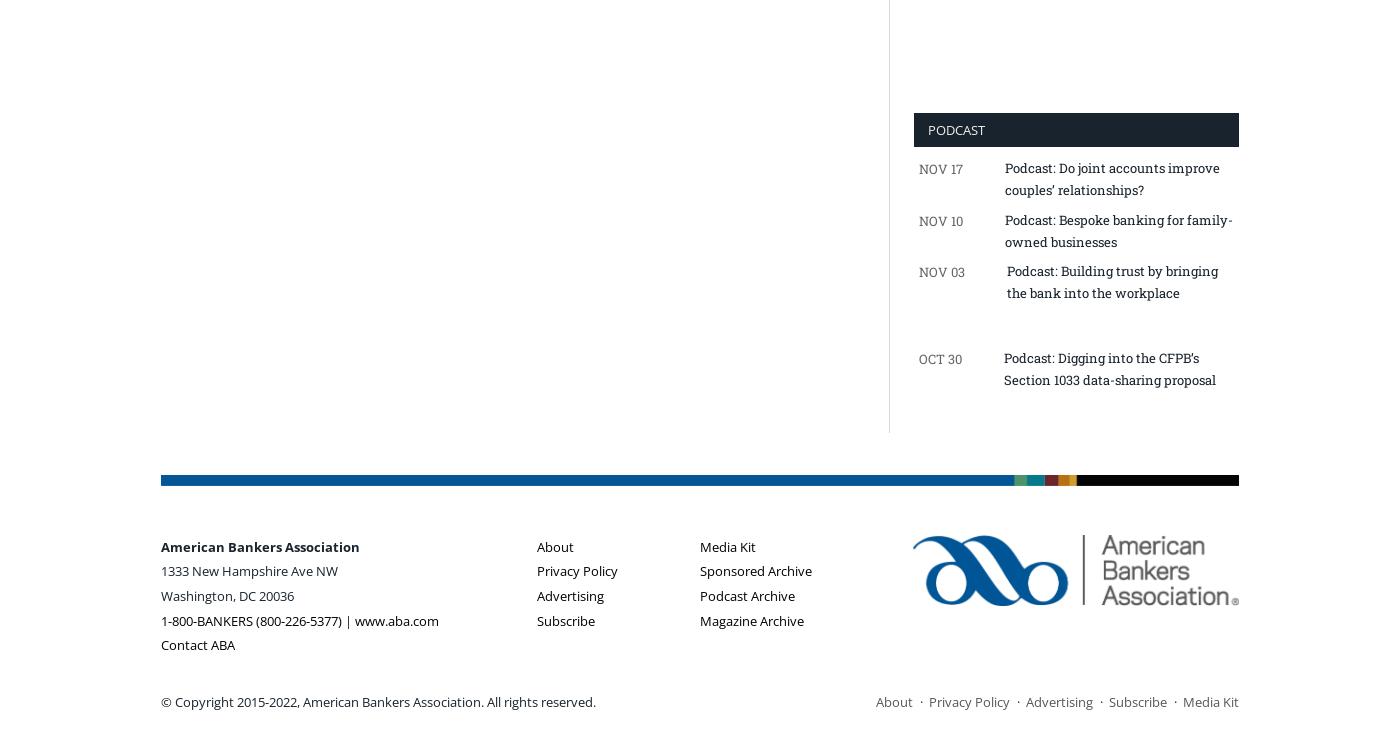 This screenshot has width=1400, height=746. I want to click on 'Advertising', so click(570, 594).